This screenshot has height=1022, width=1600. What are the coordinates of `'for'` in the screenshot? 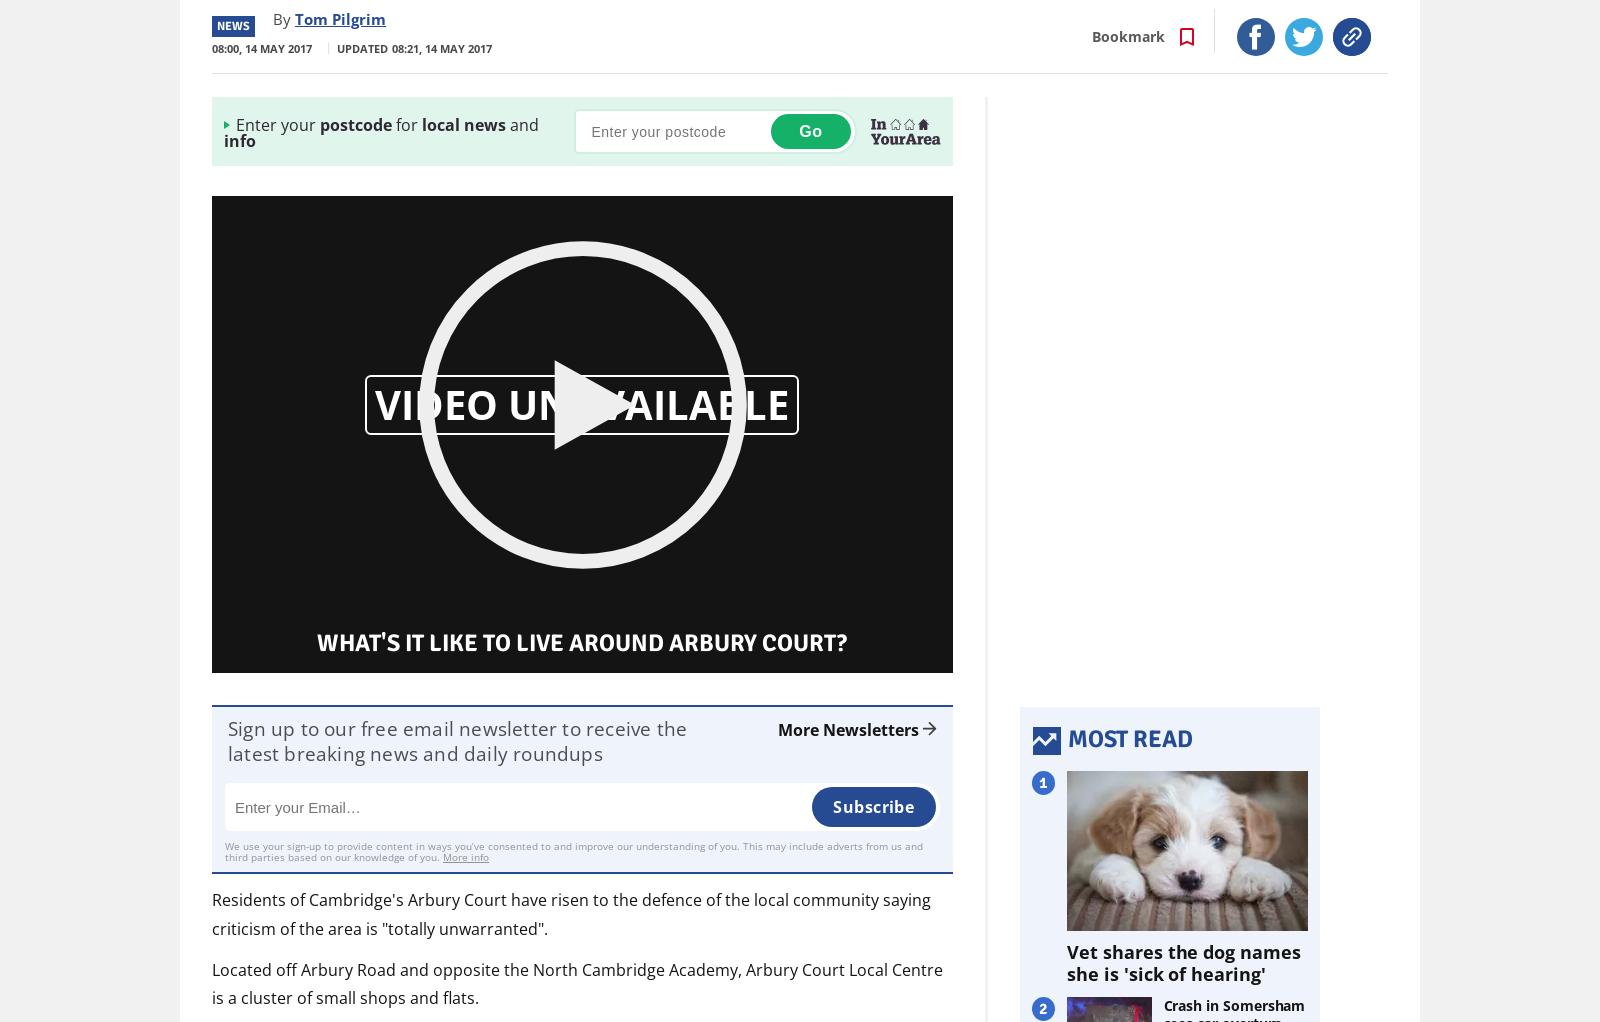 It's located at (406, 124).